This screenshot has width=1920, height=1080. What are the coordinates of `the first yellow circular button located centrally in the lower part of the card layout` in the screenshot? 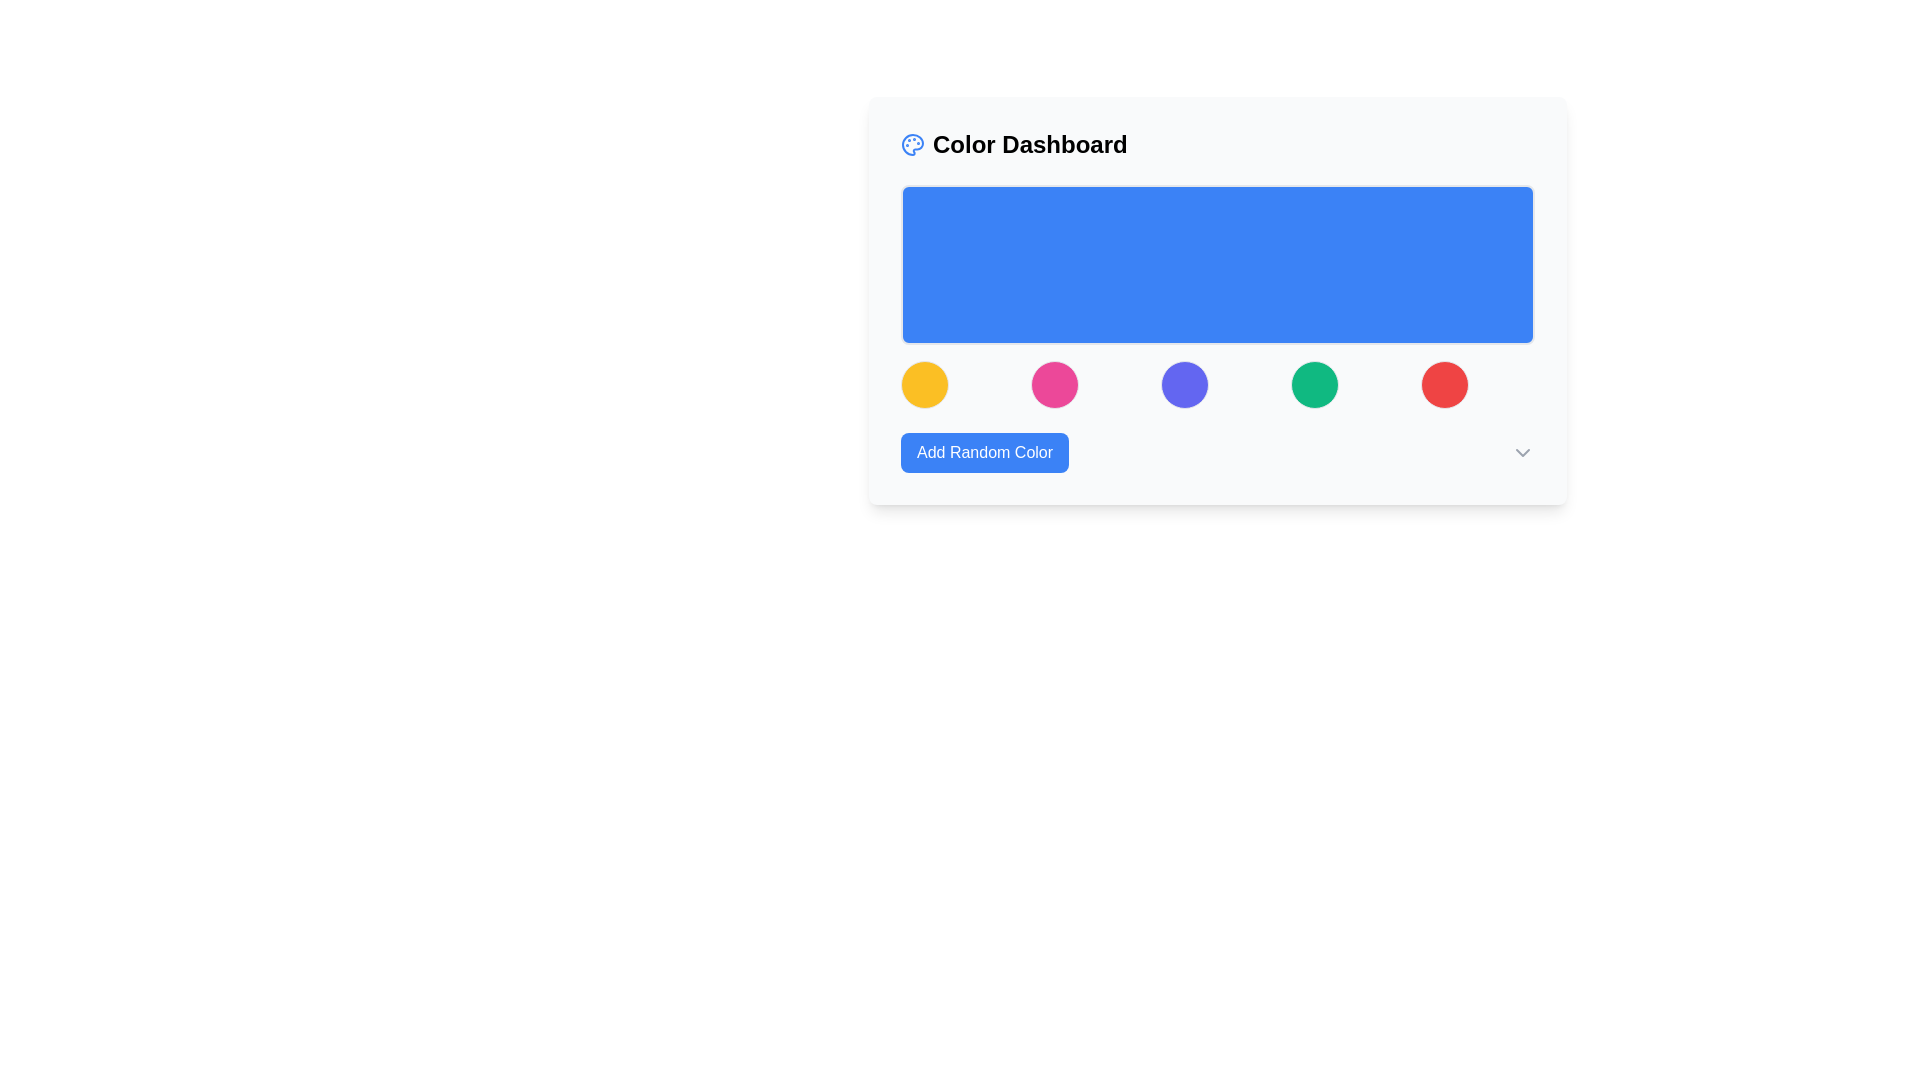 It's located at (924, 385).